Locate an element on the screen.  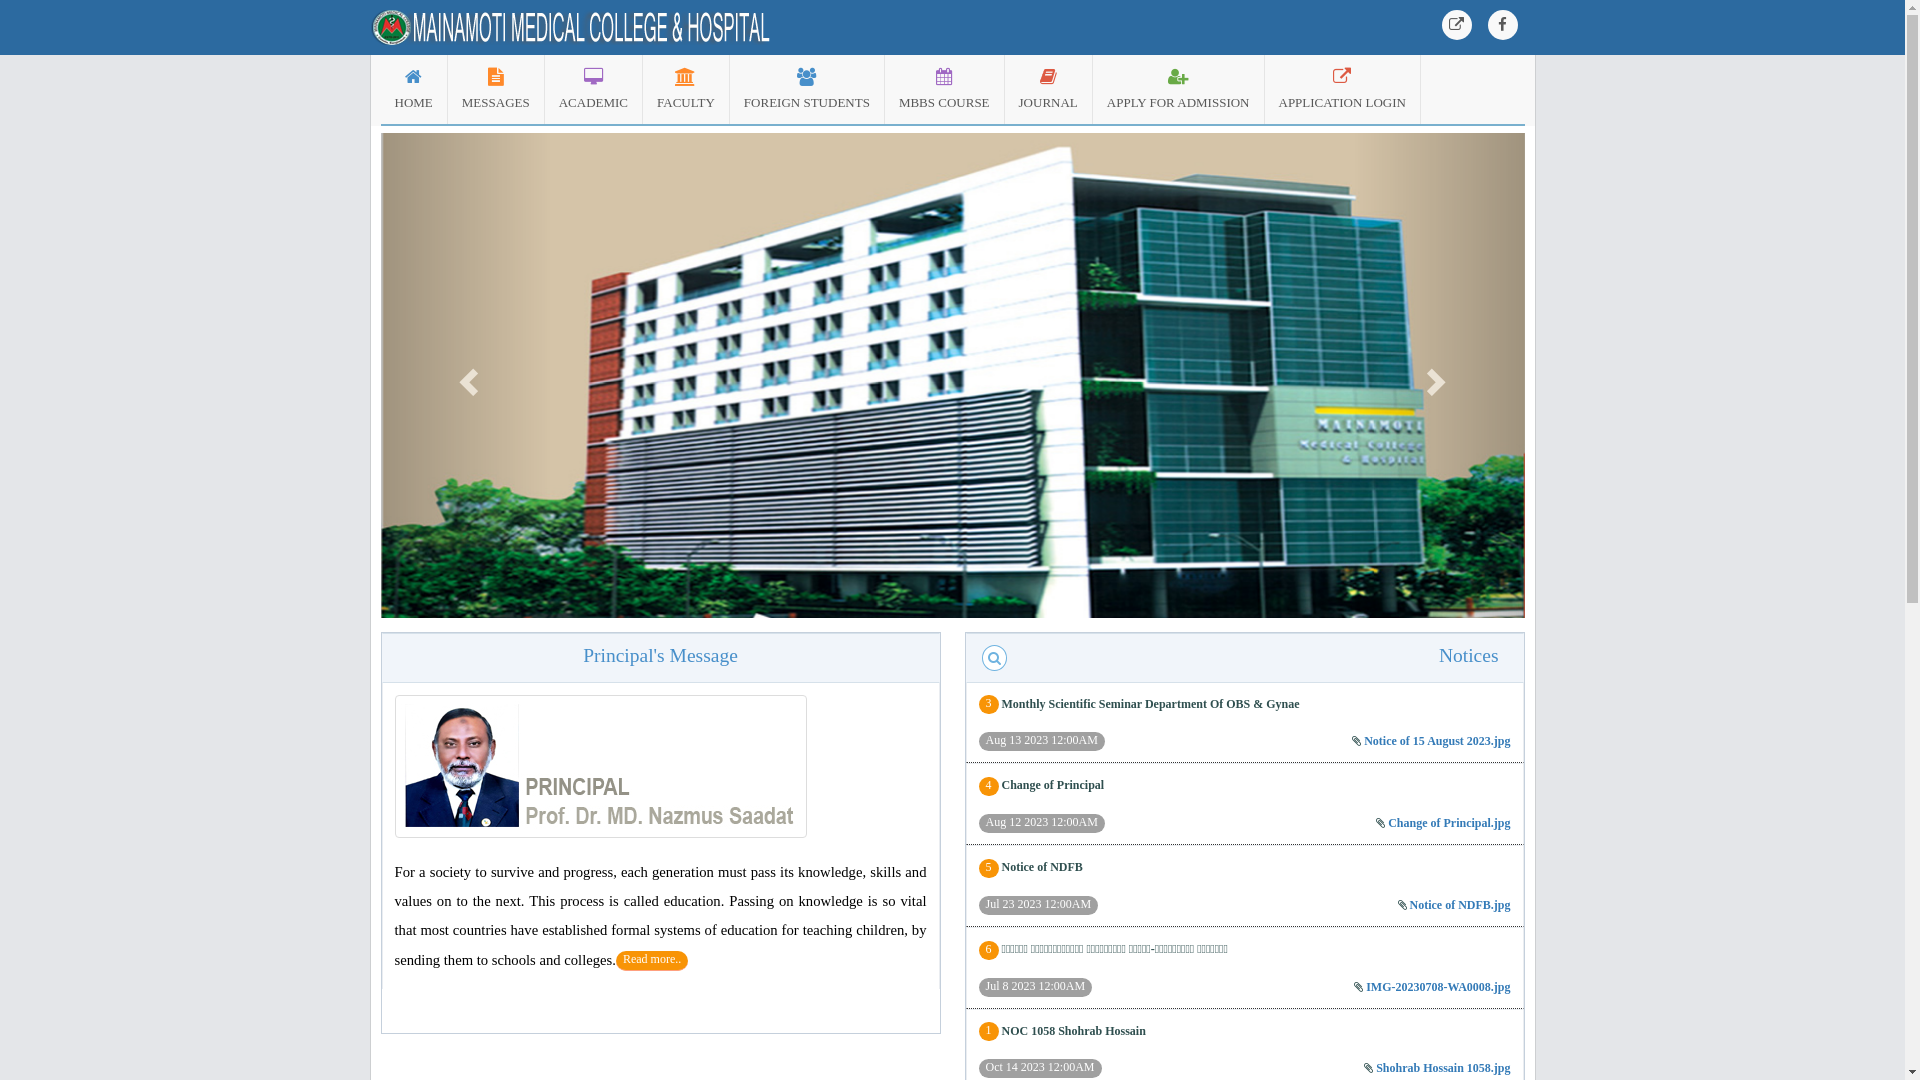
'JOURNAL' is located at coordinates (1047, 88).